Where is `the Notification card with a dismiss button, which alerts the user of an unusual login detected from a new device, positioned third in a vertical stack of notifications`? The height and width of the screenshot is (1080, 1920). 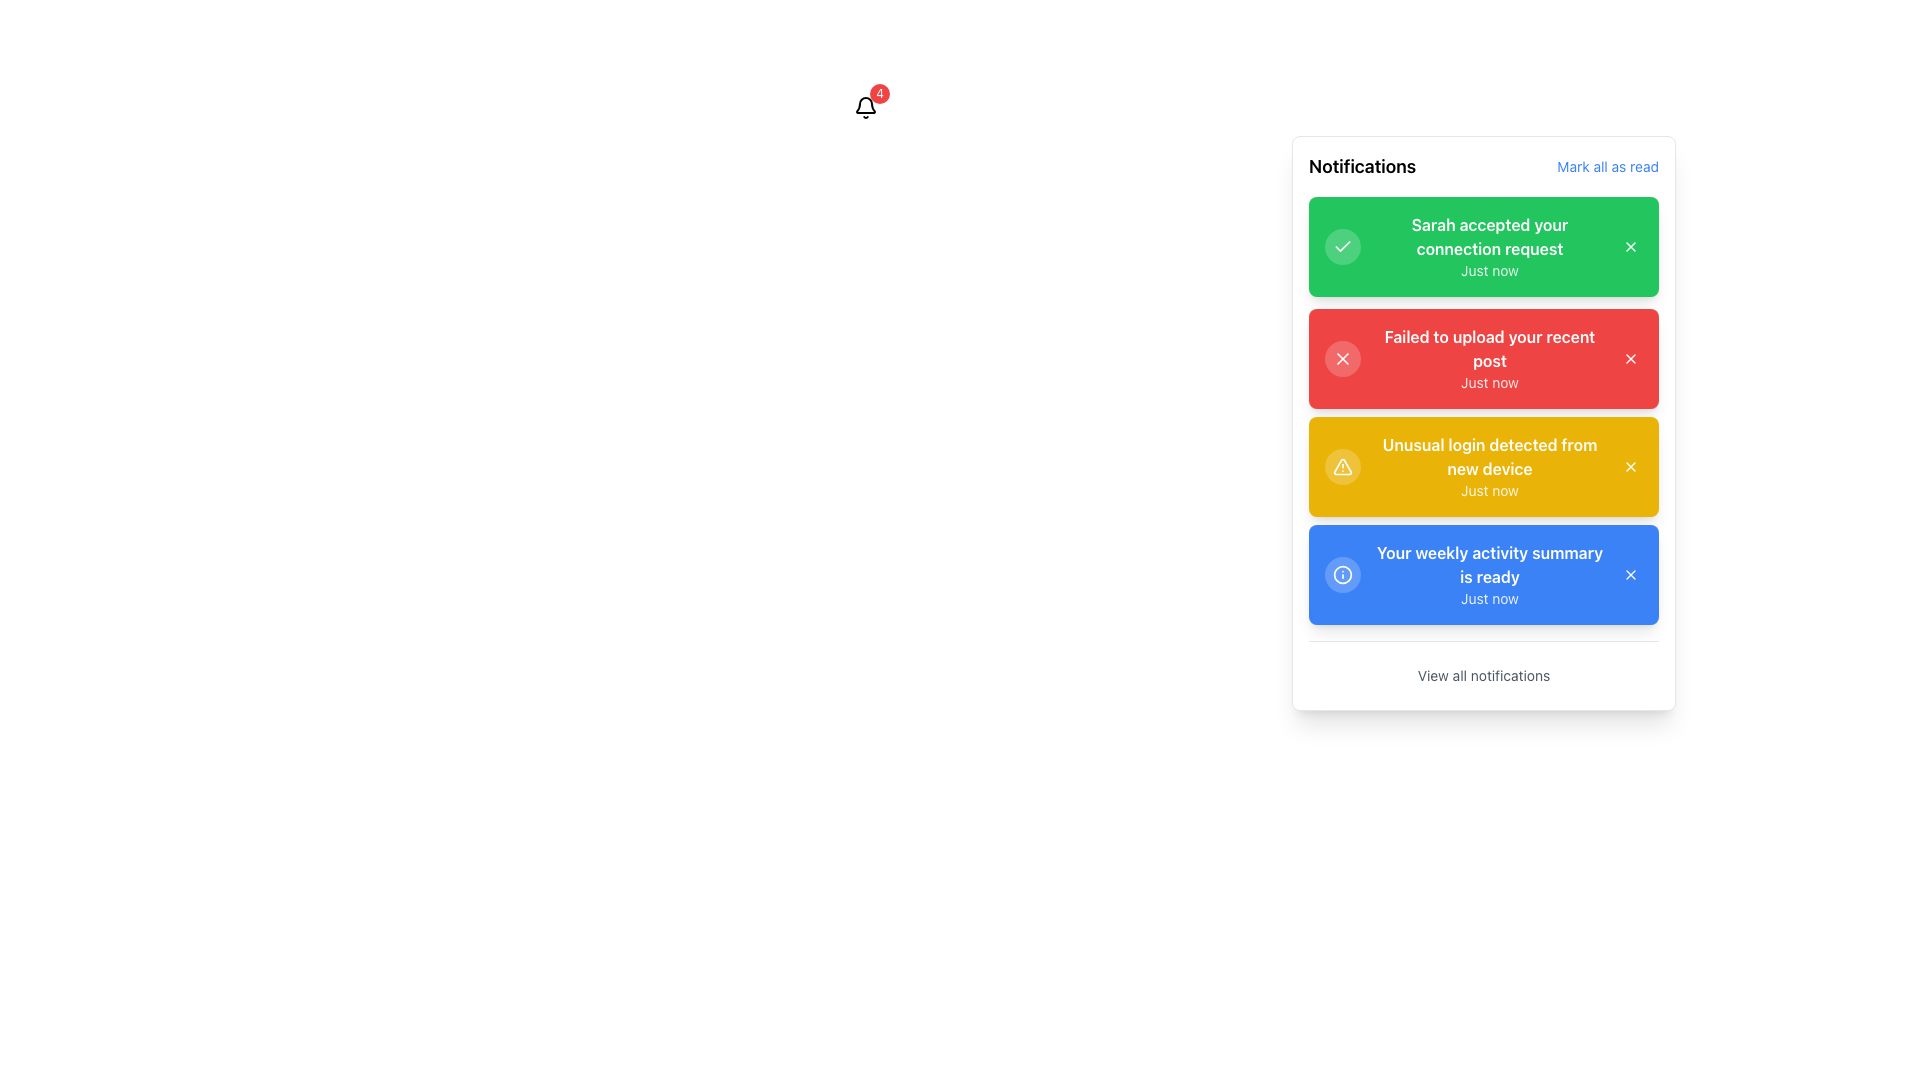 the Notification card with a dismiss button, which alerts the user of an unusual login detected from a new device, positioned third in a vertical stack of notifications is located at coordinates (1483, 466).